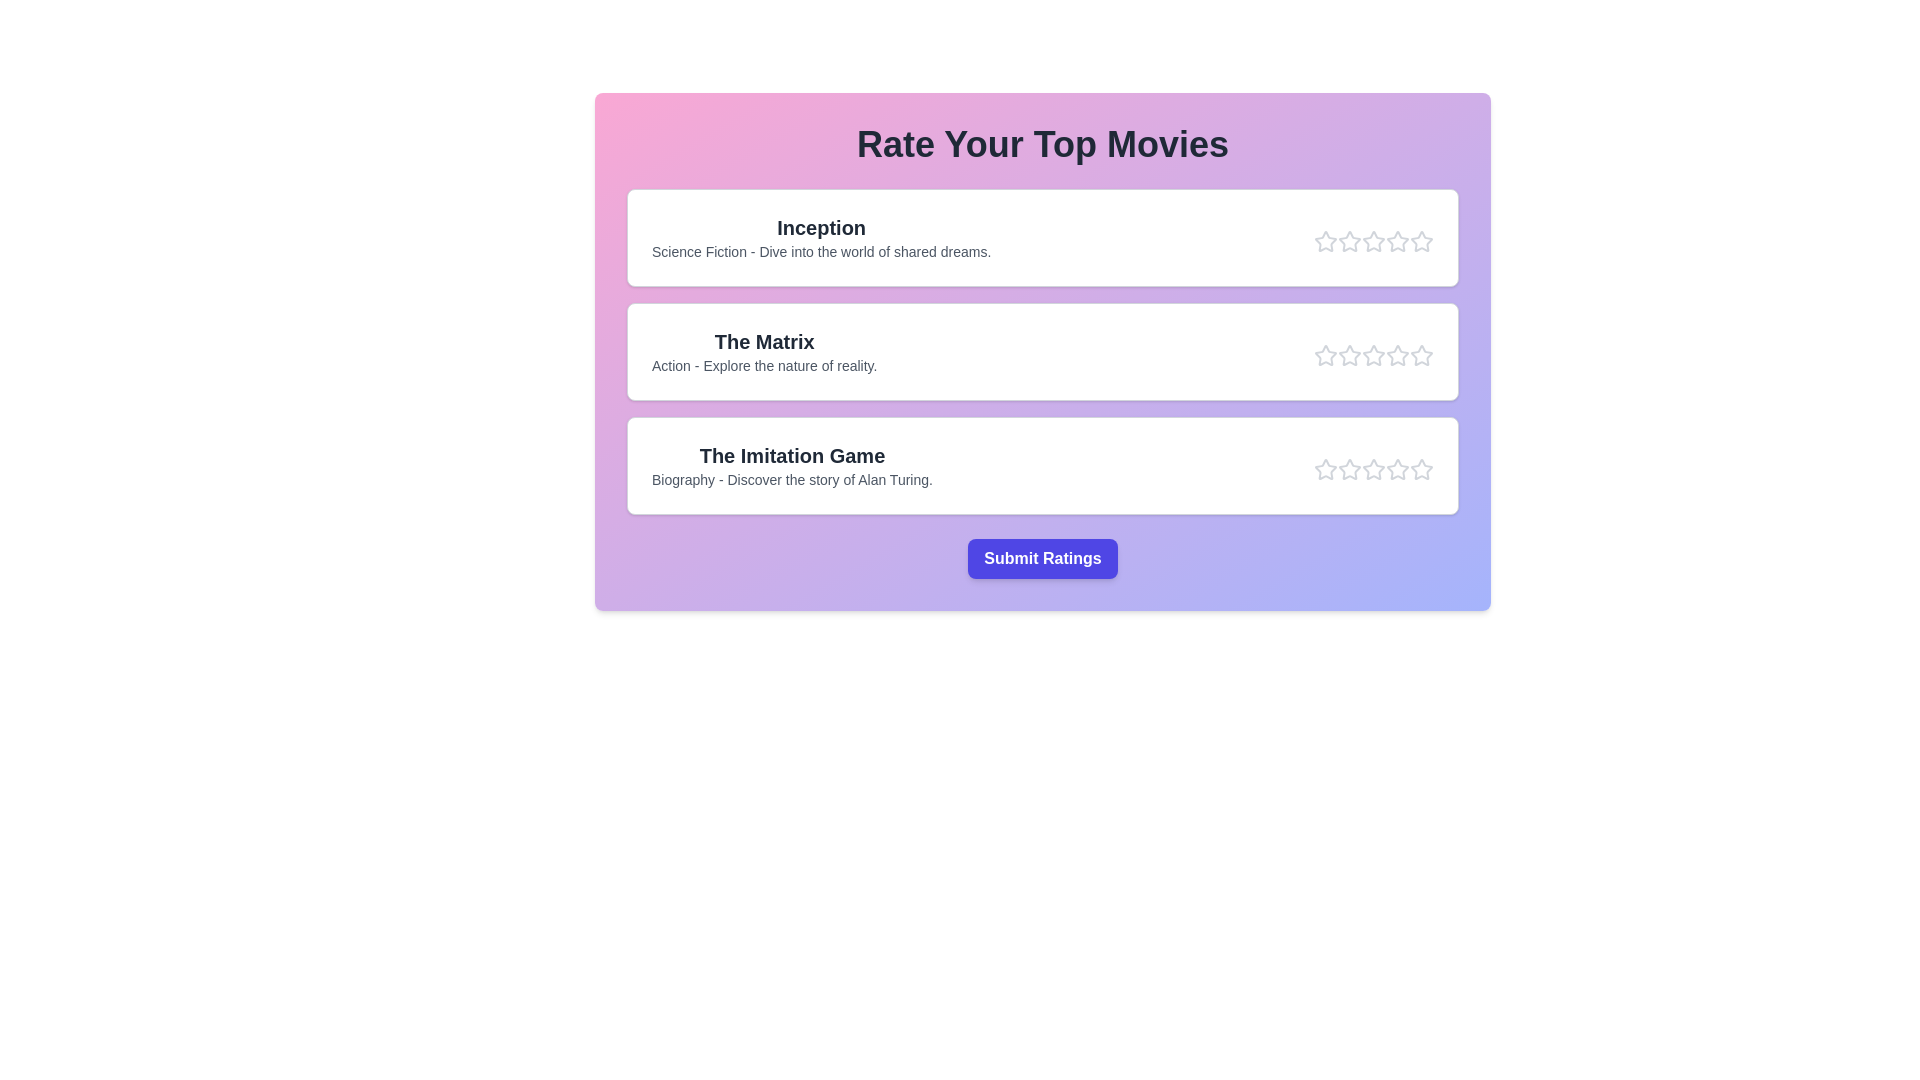  Describe the element at coordinates (821, 226) in the screenshot. I see `the movie title or description of Inception` at that location.